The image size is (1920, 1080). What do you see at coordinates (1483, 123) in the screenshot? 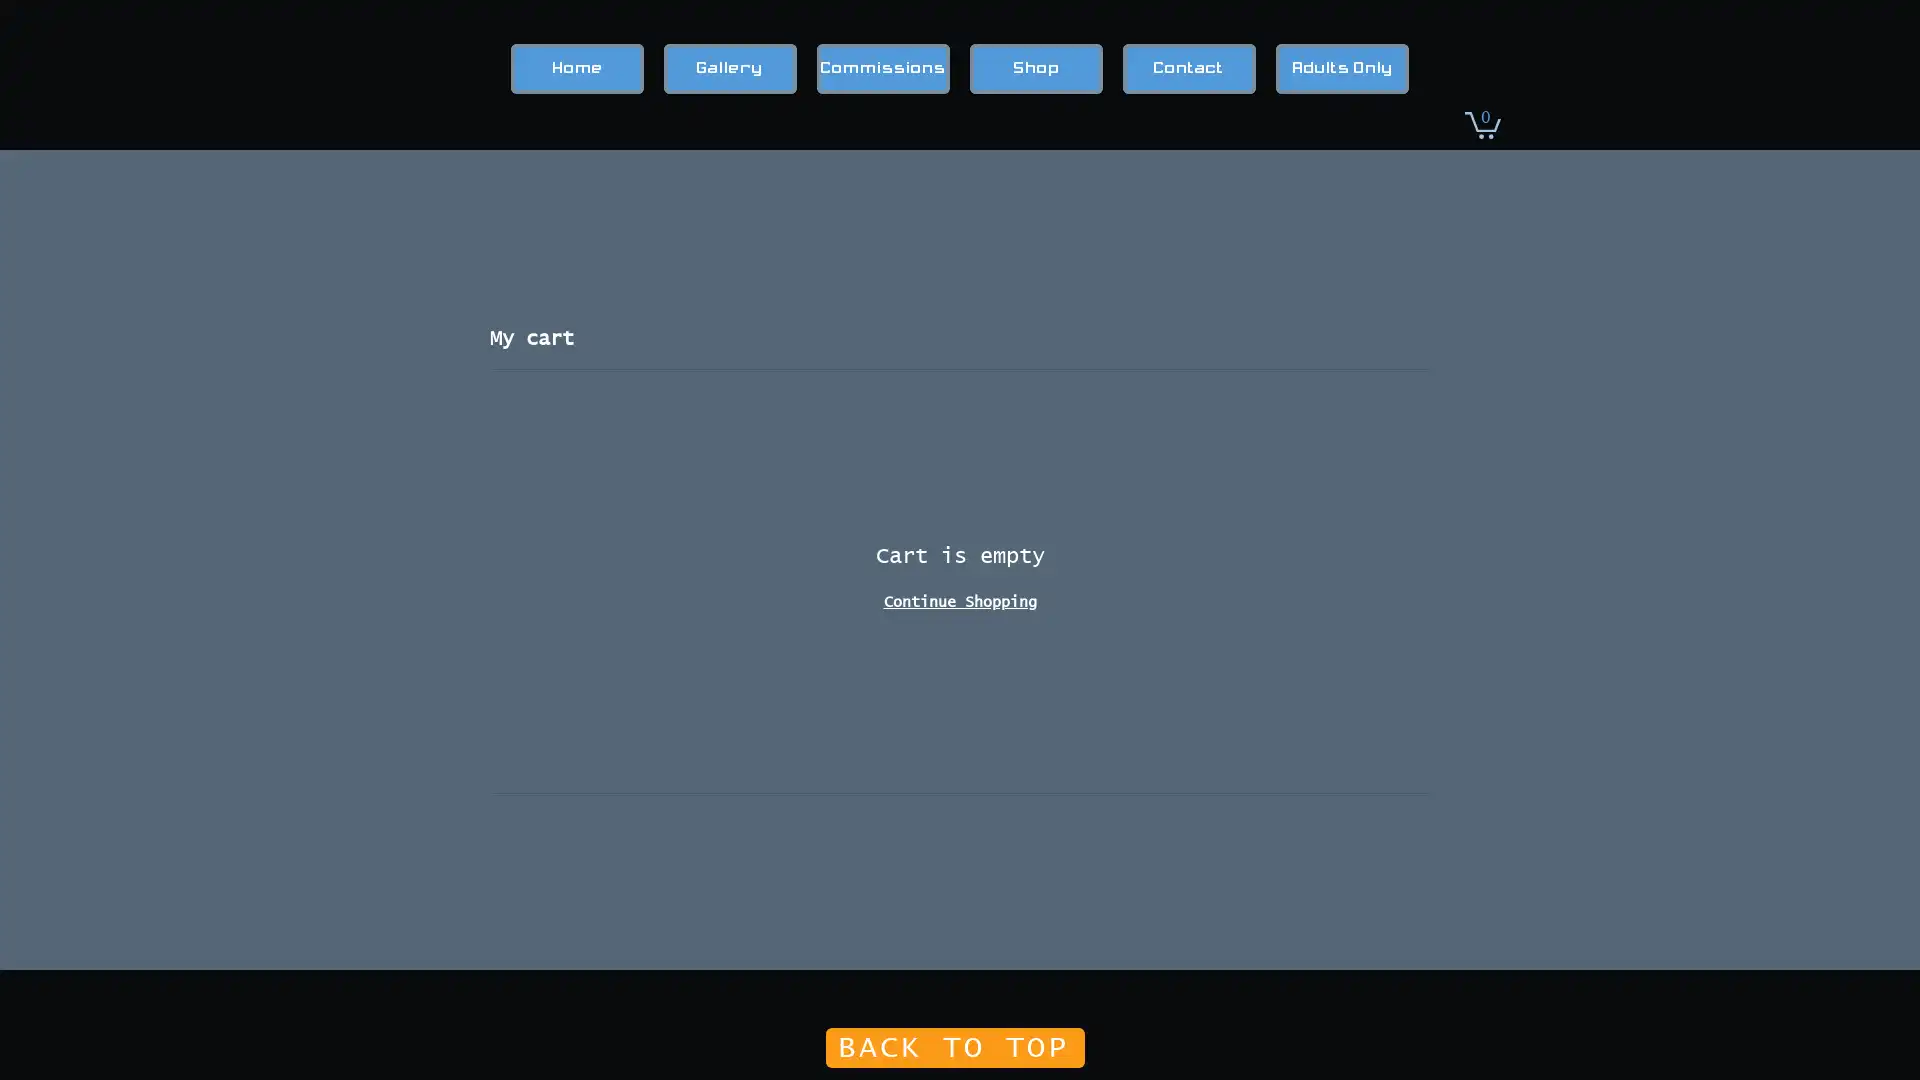
I see `Cart with 0 items` at bounding box center [1483, 123].